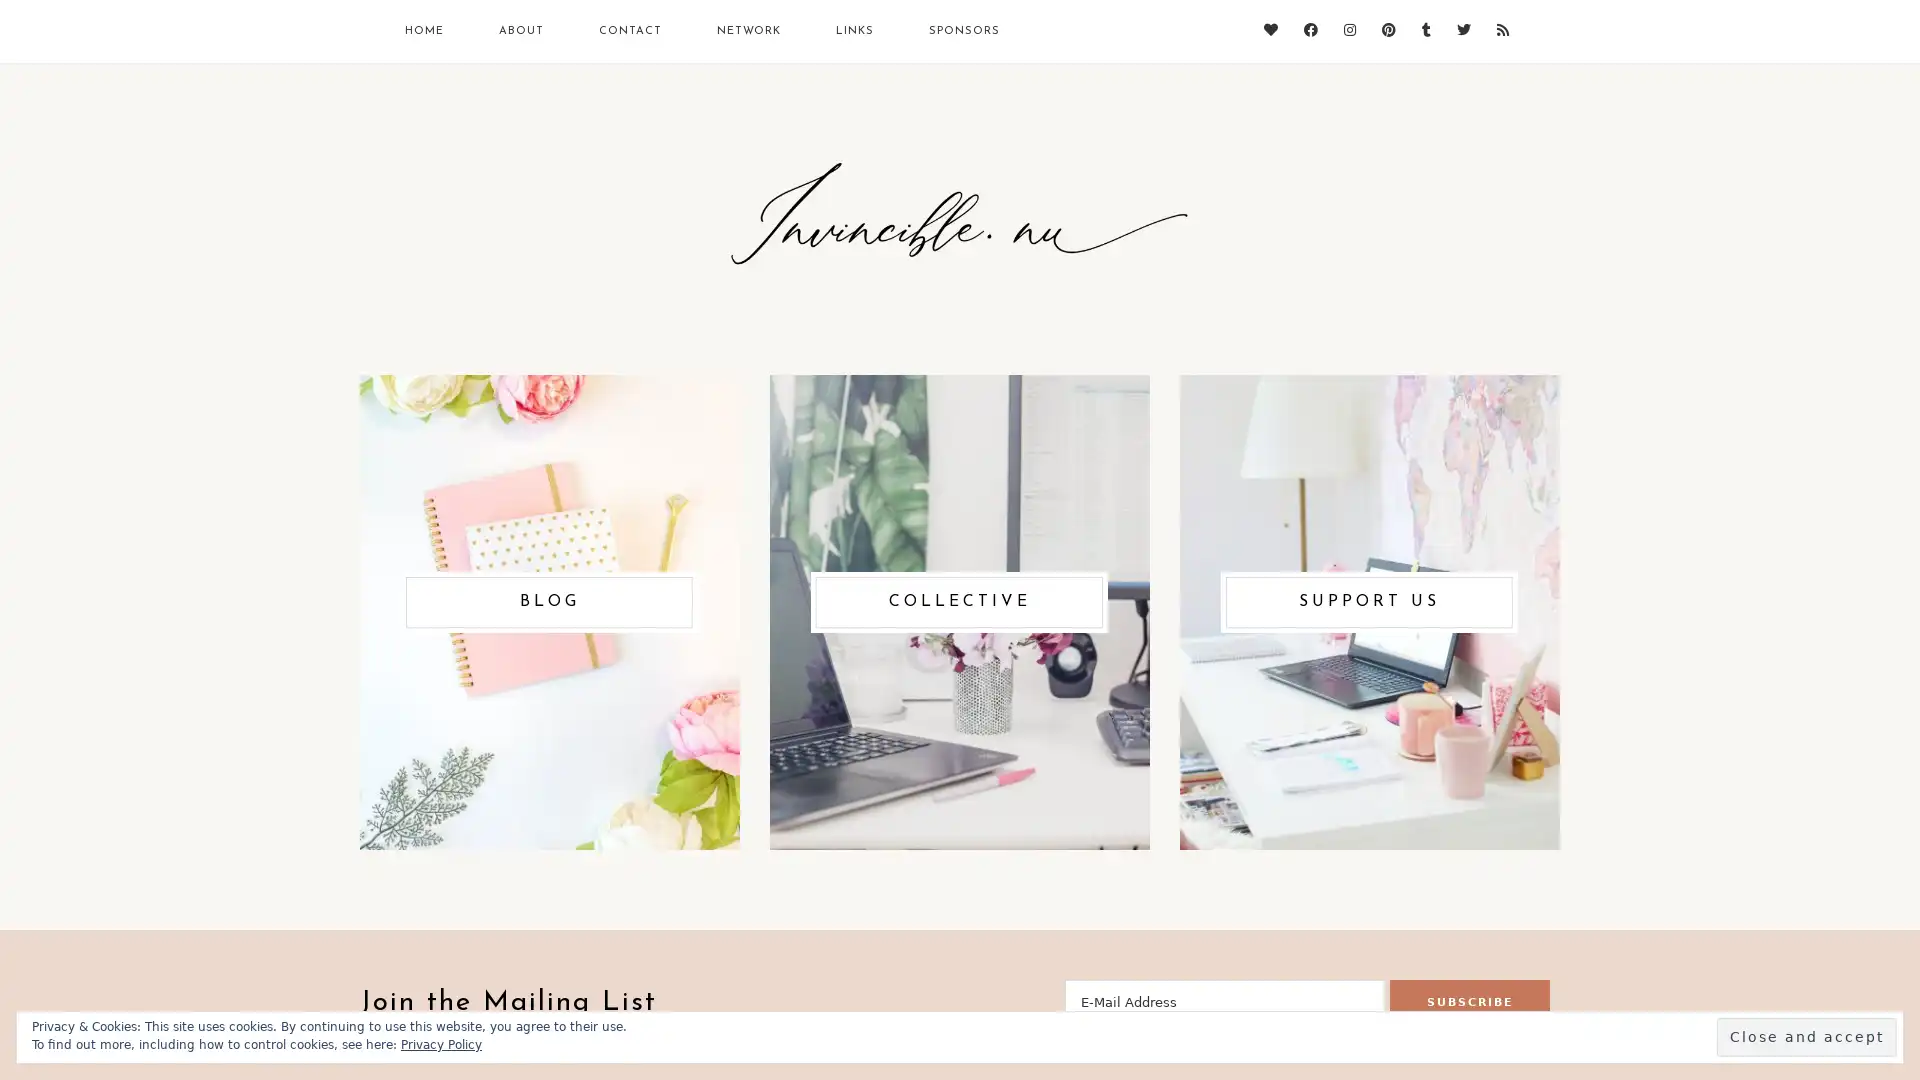  What do you see at coordinates (1806, 1036) in the screenshot?
I see `Close and accept` at bounding box center [1806, 1036].